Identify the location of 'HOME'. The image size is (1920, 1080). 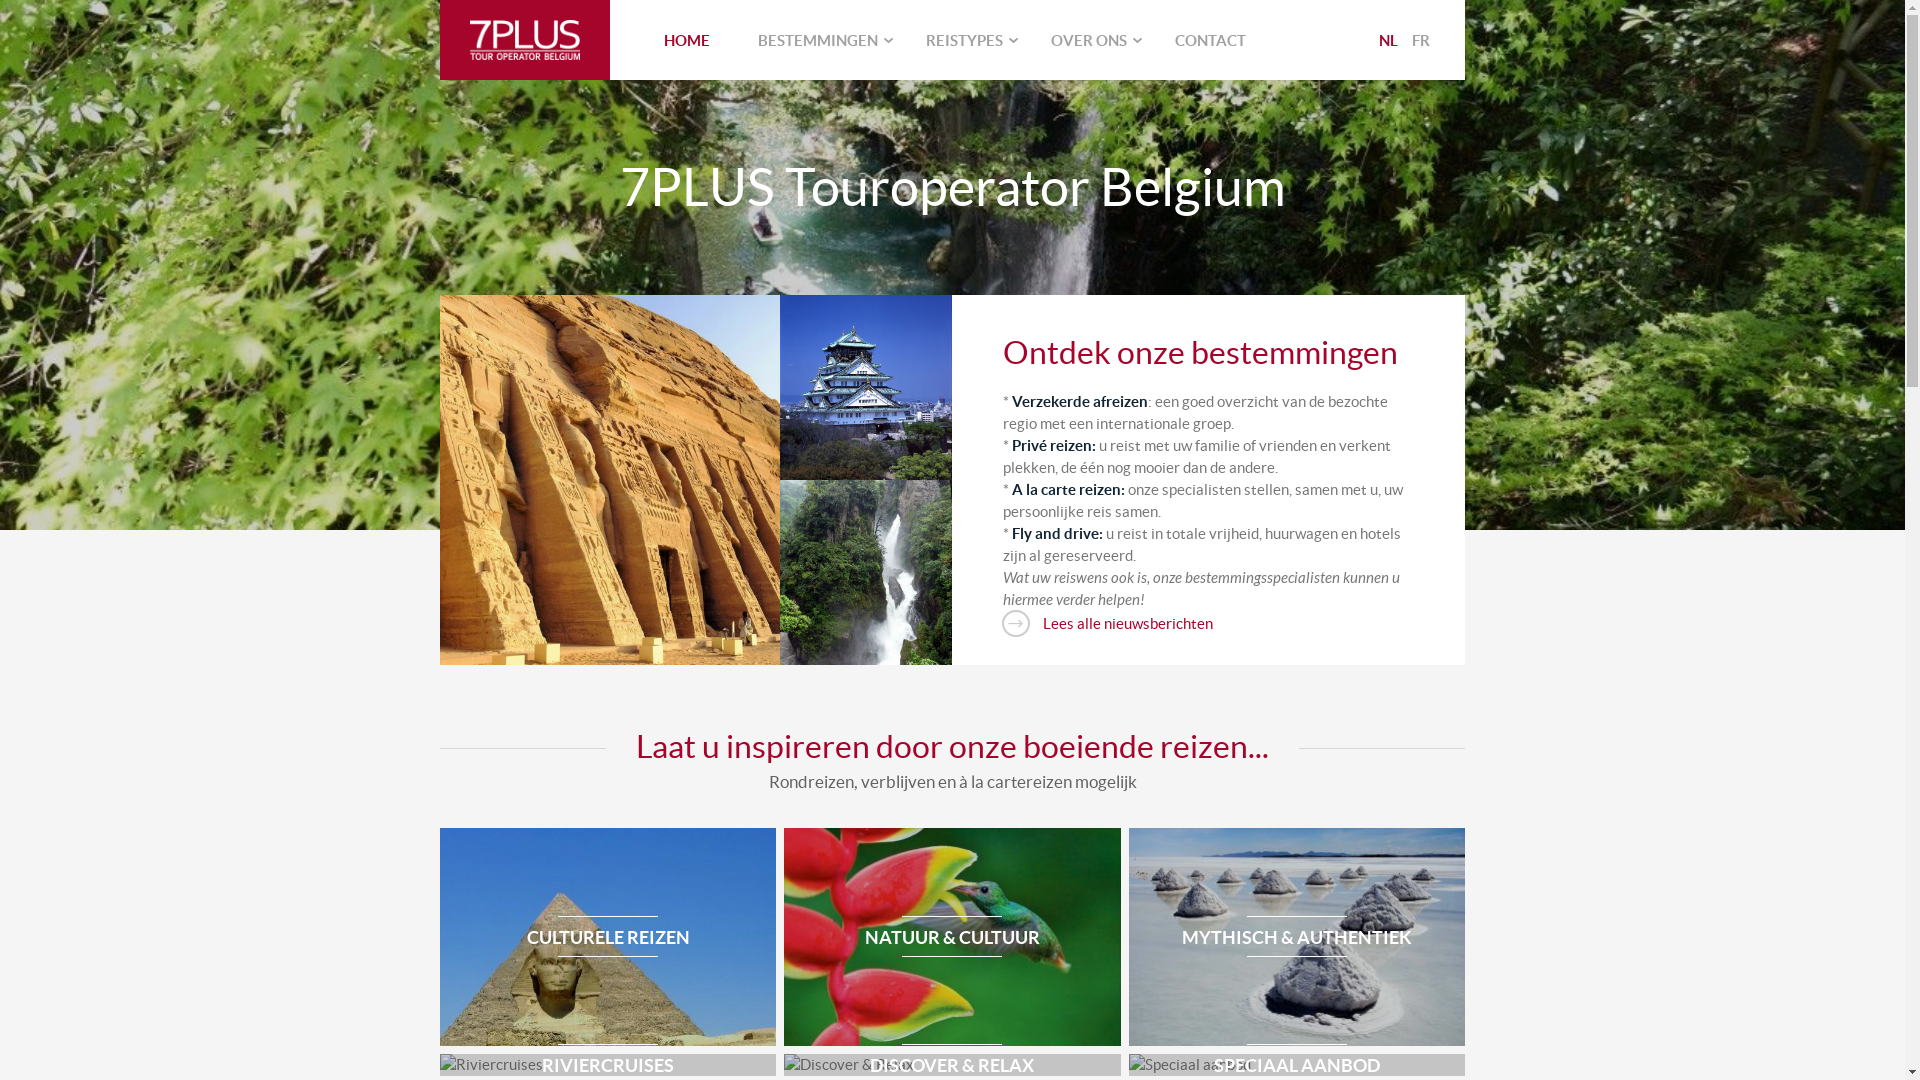
(638, 39).